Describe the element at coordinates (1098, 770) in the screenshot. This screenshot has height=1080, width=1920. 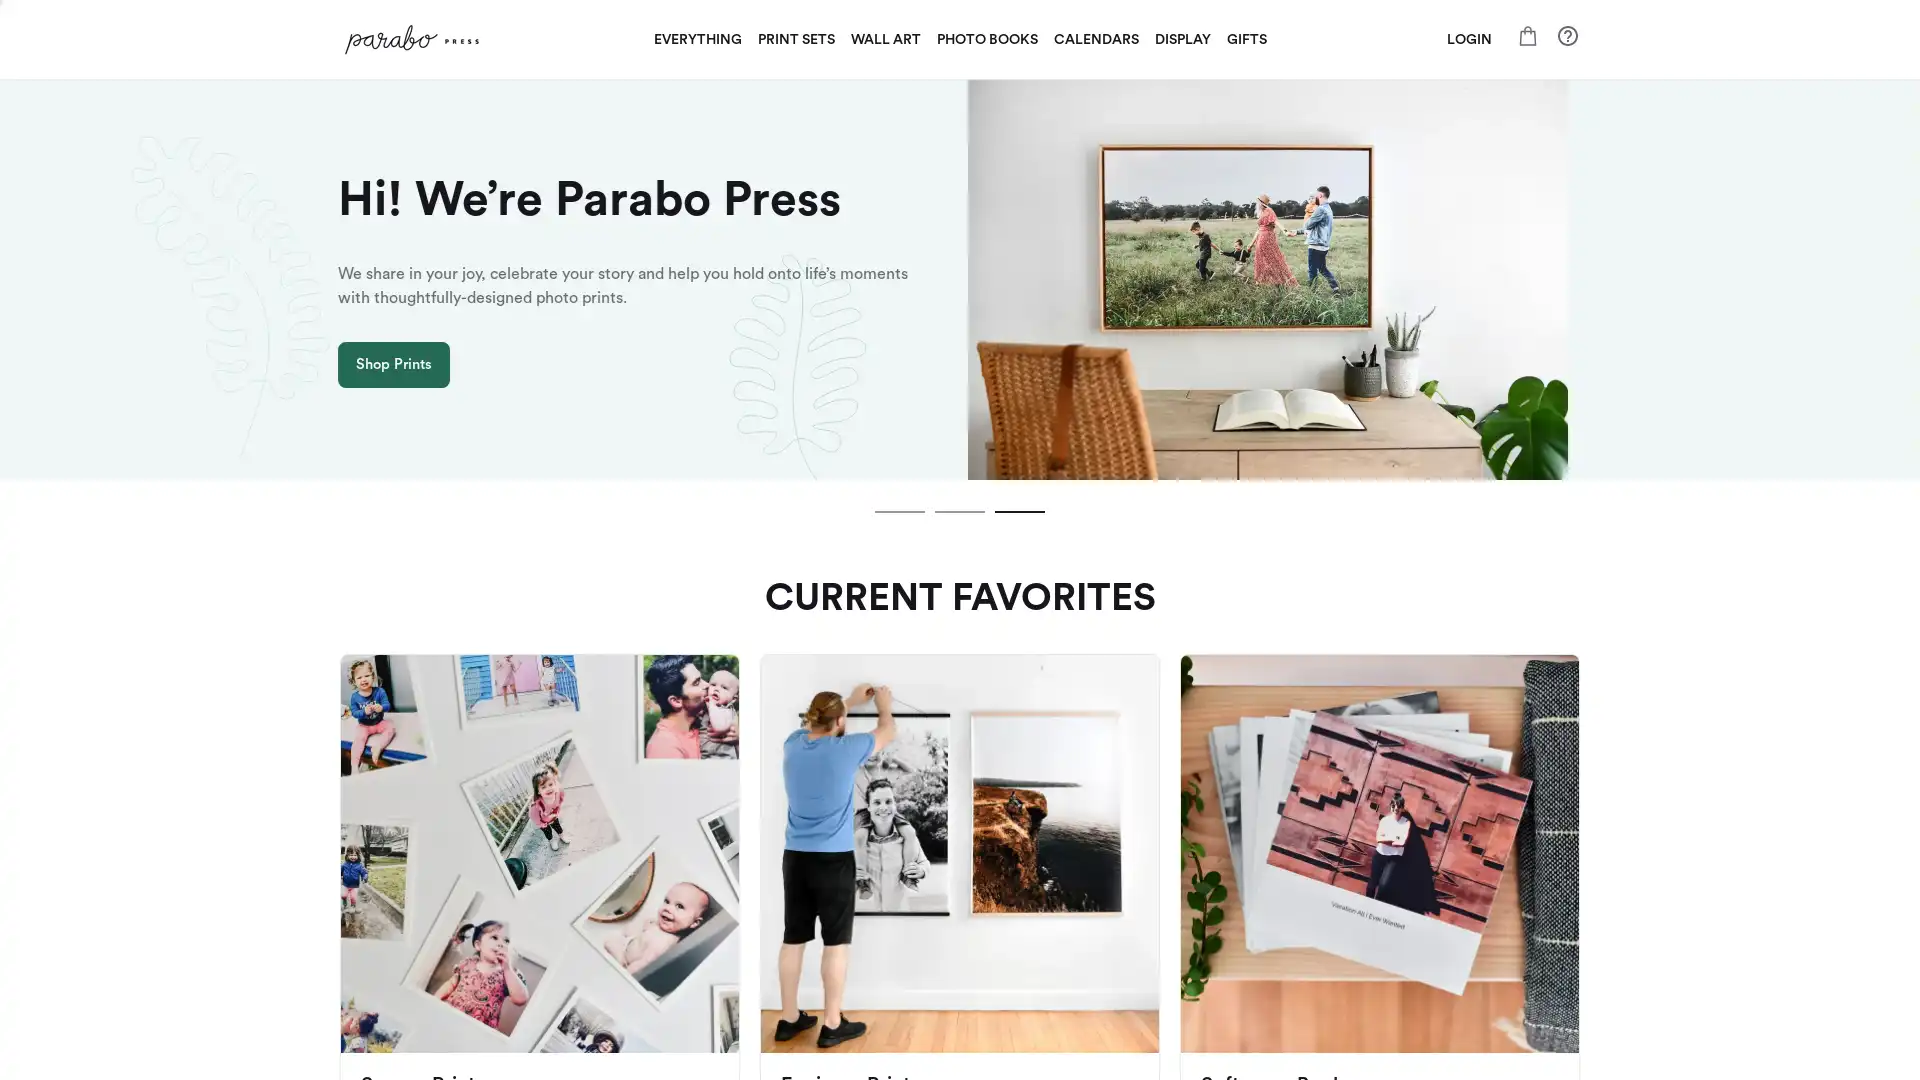
I see `subscribe` at that location.